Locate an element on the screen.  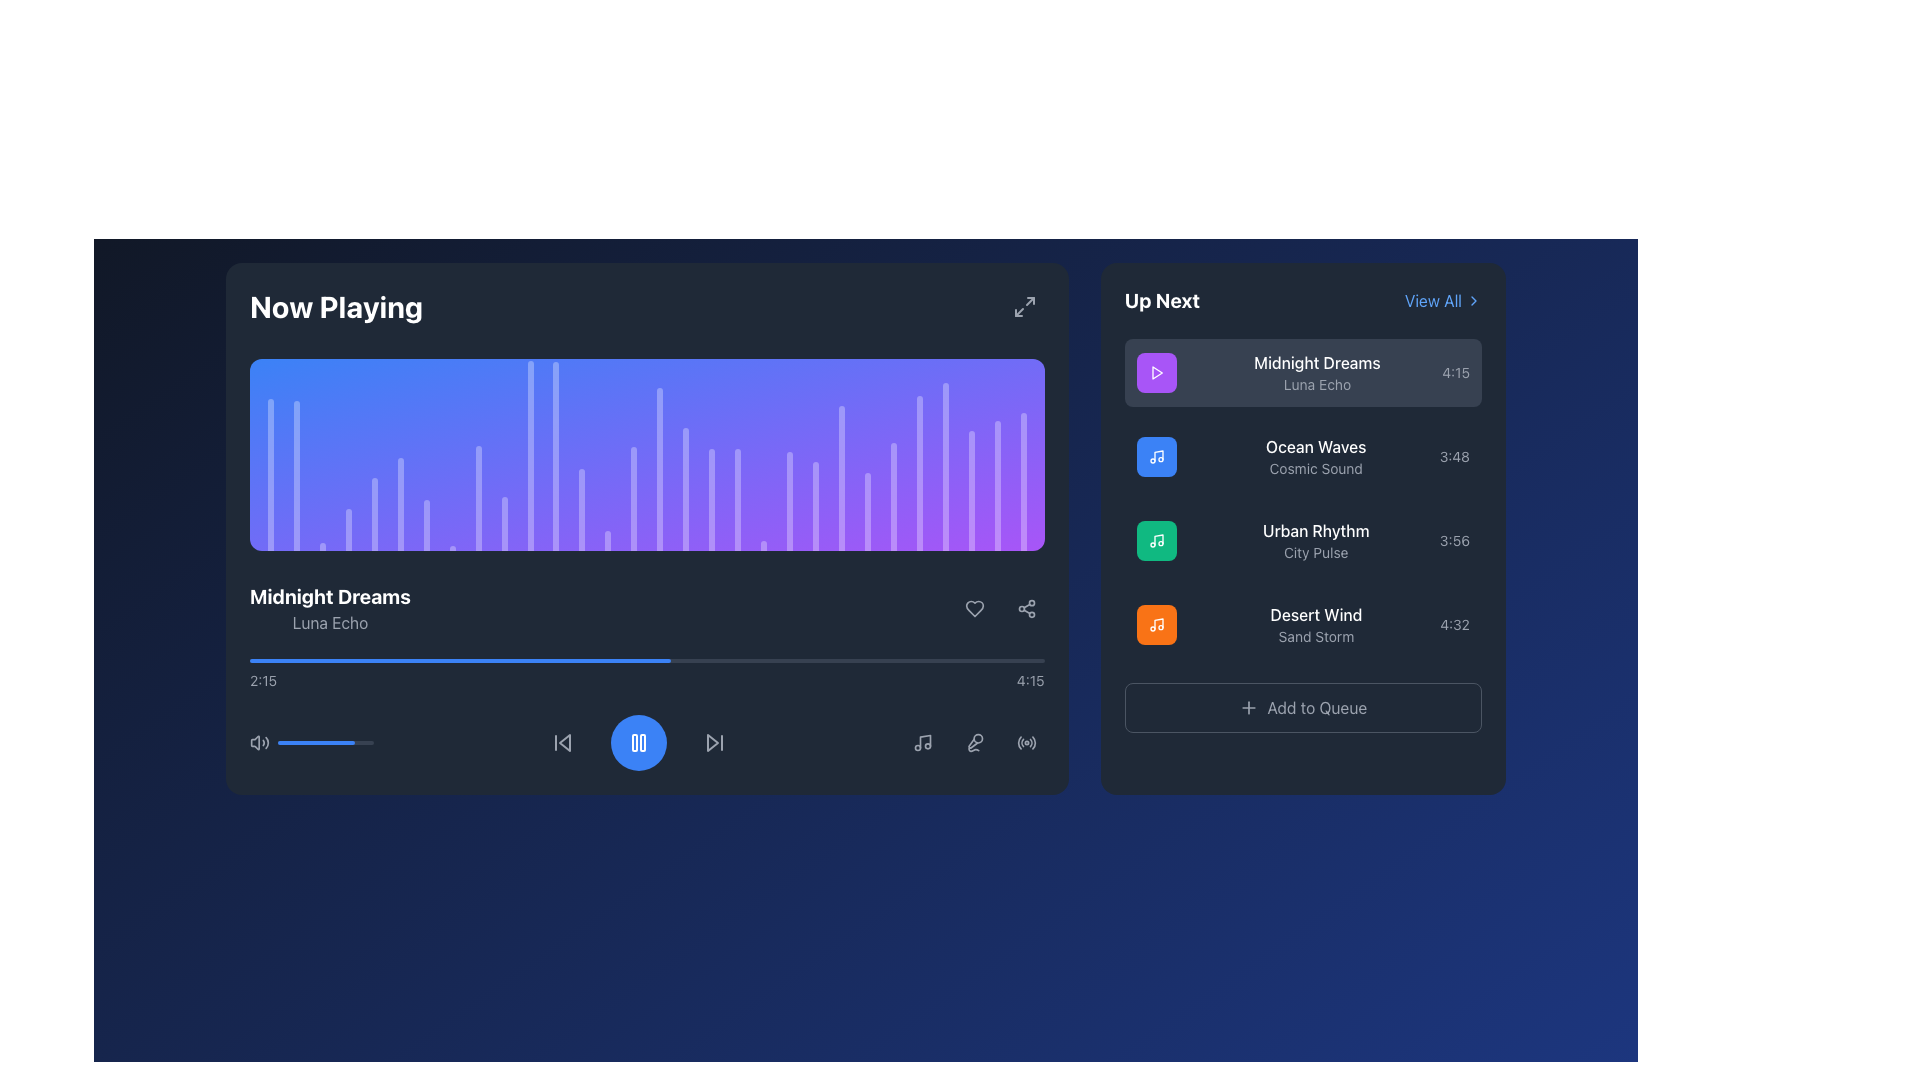
the progress bar located in the 'Now Playing' section beneath the track title 'Midnight Dreams' to jump to a specific time is located at coordinates (647, 675).